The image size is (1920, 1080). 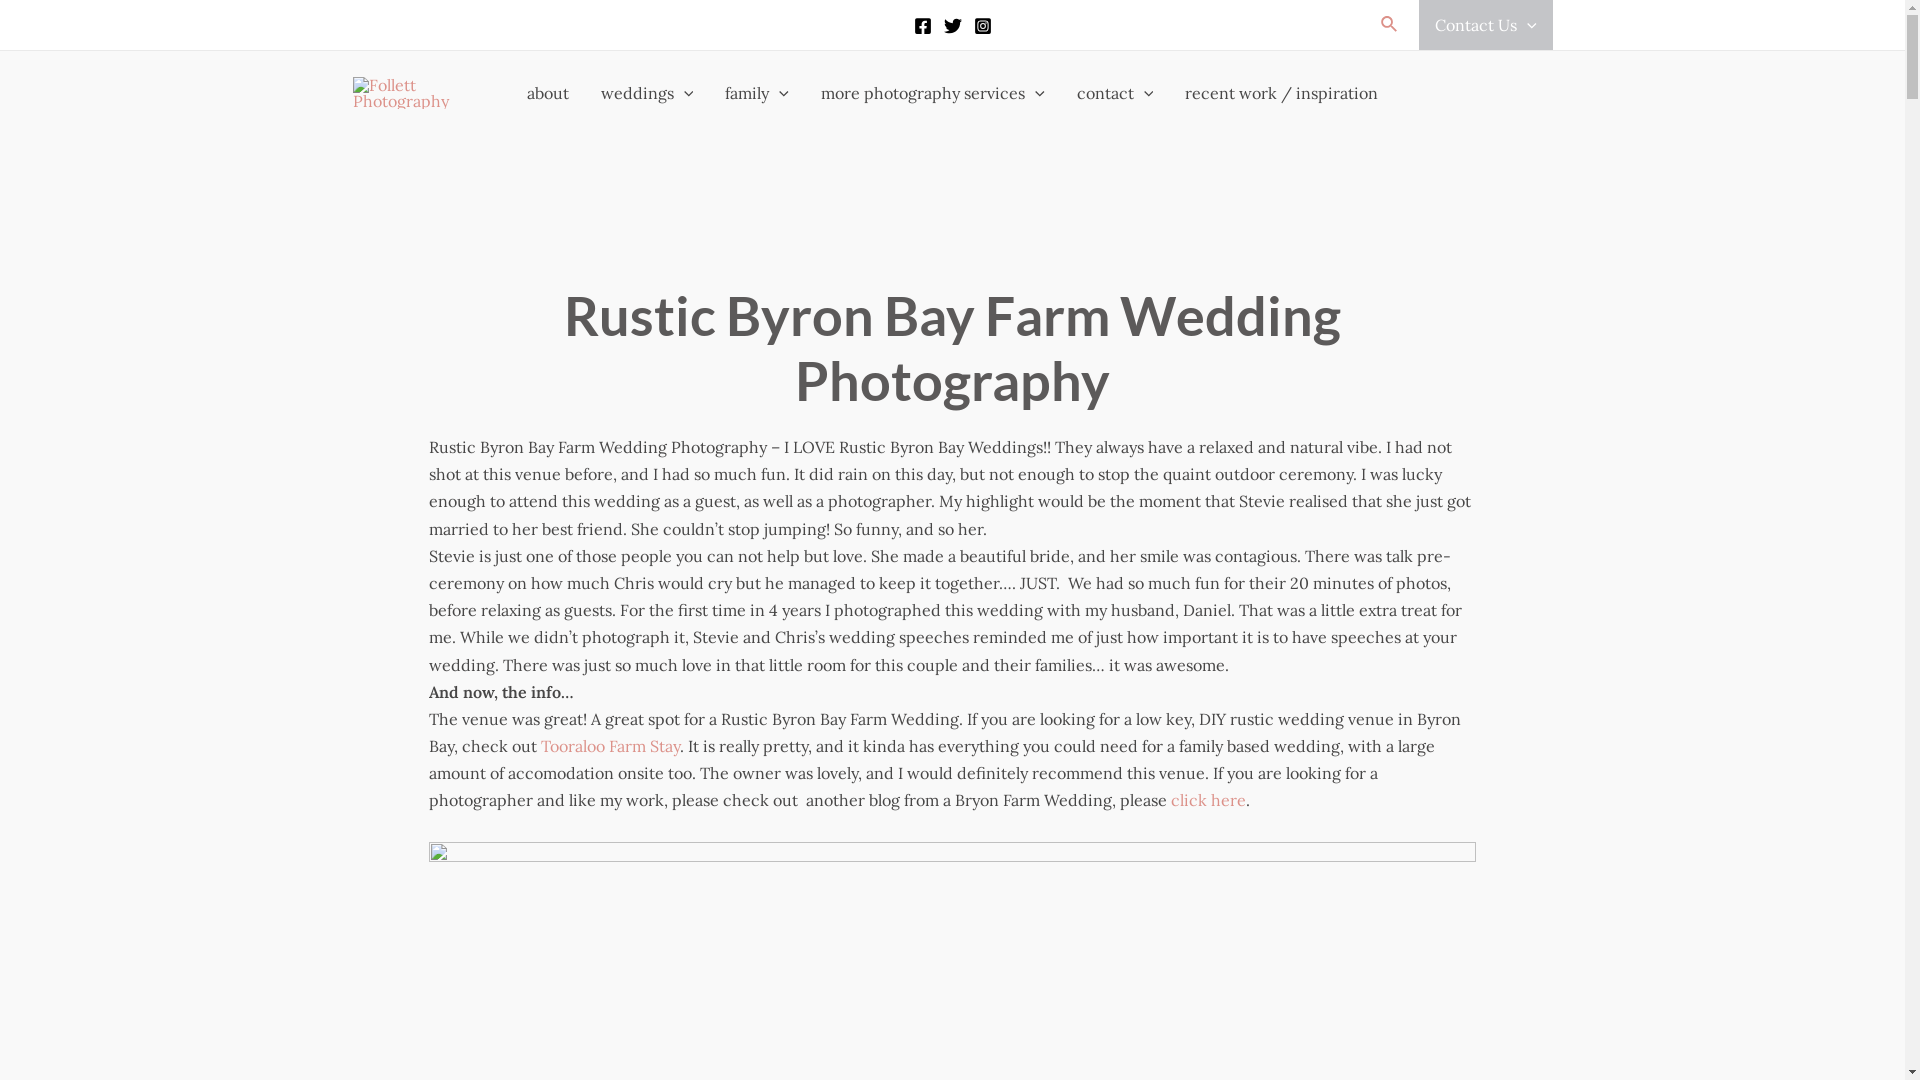 I want to click on 'about', so click(x=510, y=92).